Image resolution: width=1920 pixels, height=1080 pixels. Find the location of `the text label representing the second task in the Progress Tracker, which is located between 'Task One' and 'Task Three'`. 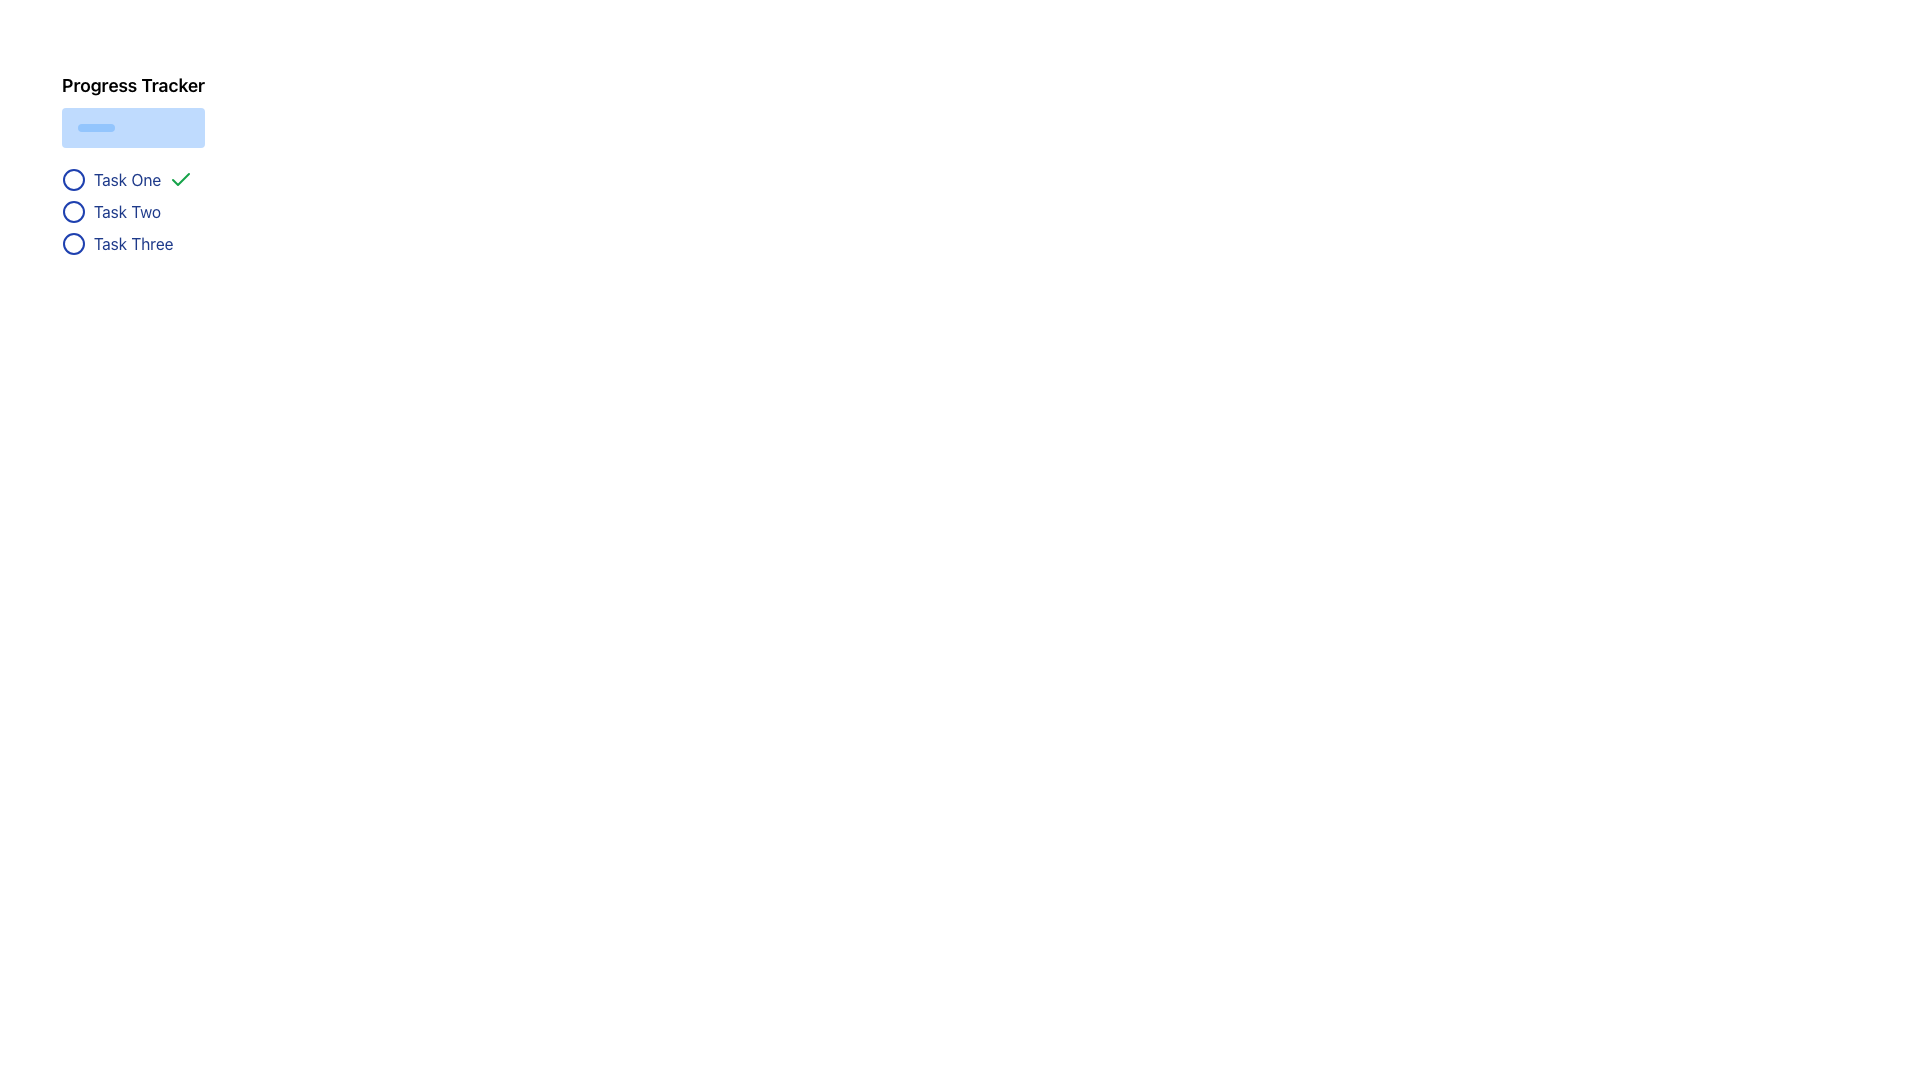

the text label representing the second task in the Progress Tracker, which is located between 'Task One' and 'Task Three' is located at coordinates (132, 212).